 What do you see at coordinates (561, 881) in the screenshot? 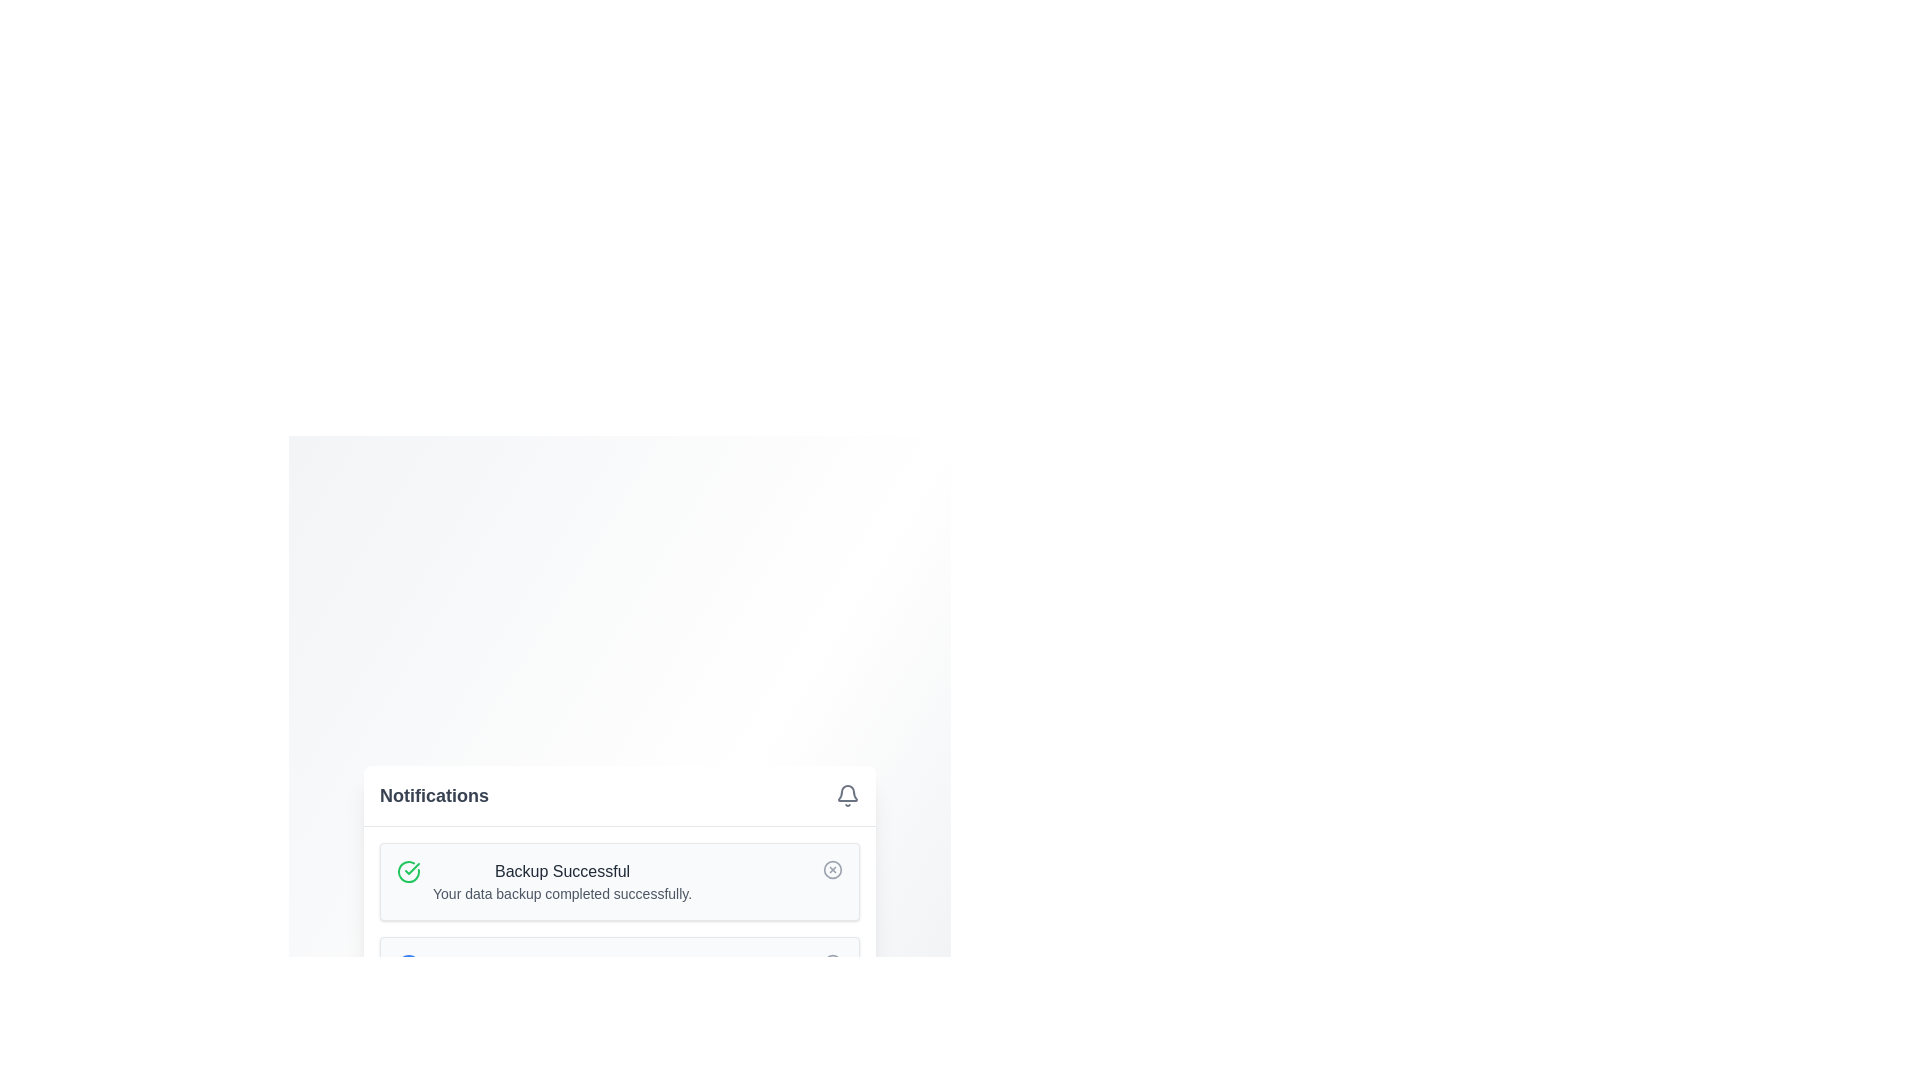
I see `the notification text block that indicates a completed data backup operation, located to the right of a green checkmark icon and above a close button` at bounding box center [561, 881].